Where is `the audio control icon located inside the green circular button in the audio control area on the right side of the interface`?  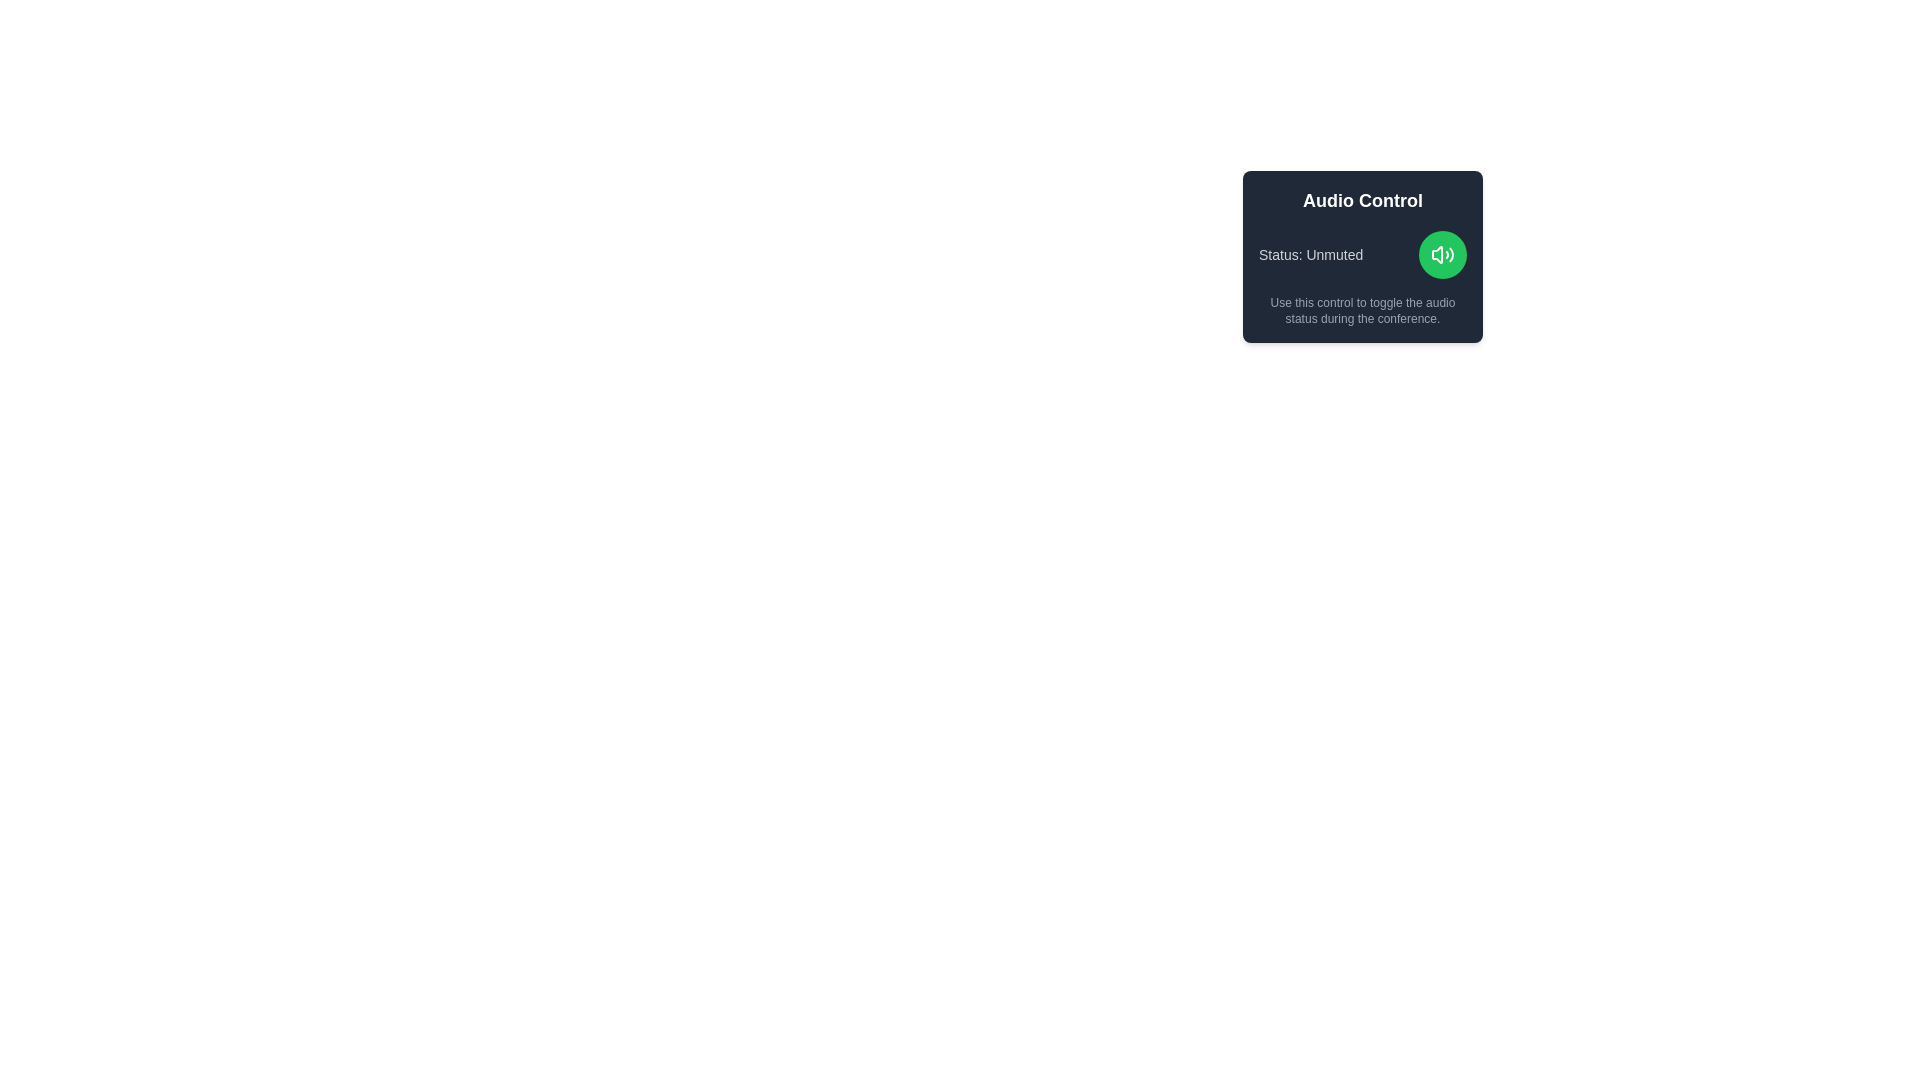 the audio control icon located inside the green circular button in the audio control area on the right side of the interface is located at coordinates (1443, 253).